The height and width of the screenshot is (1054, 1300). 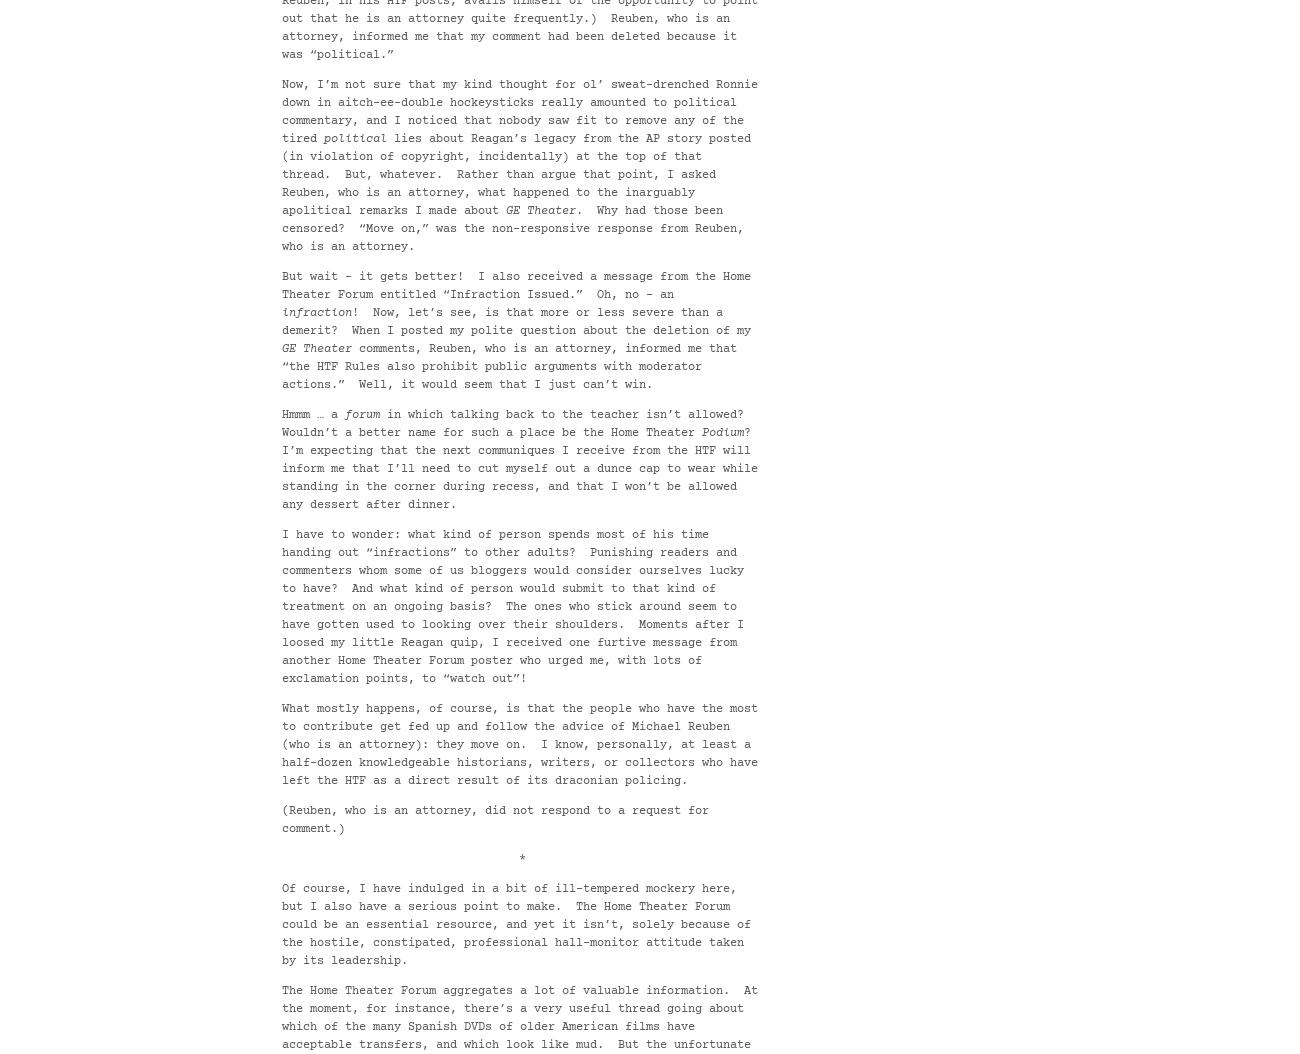 What do you see at coordinates (516, 924) in the screenshot?
I see `'Of course, I have indulged in a bit of ill-tempered mockery here, but I also have a serious point to make.  The Home Theater Forum could be an essential resource, and yet it isn’t, solely because of the hostile, constipated, professional hall-monitor attitude taken by its leadership.'` at bounding box center [516, 924].